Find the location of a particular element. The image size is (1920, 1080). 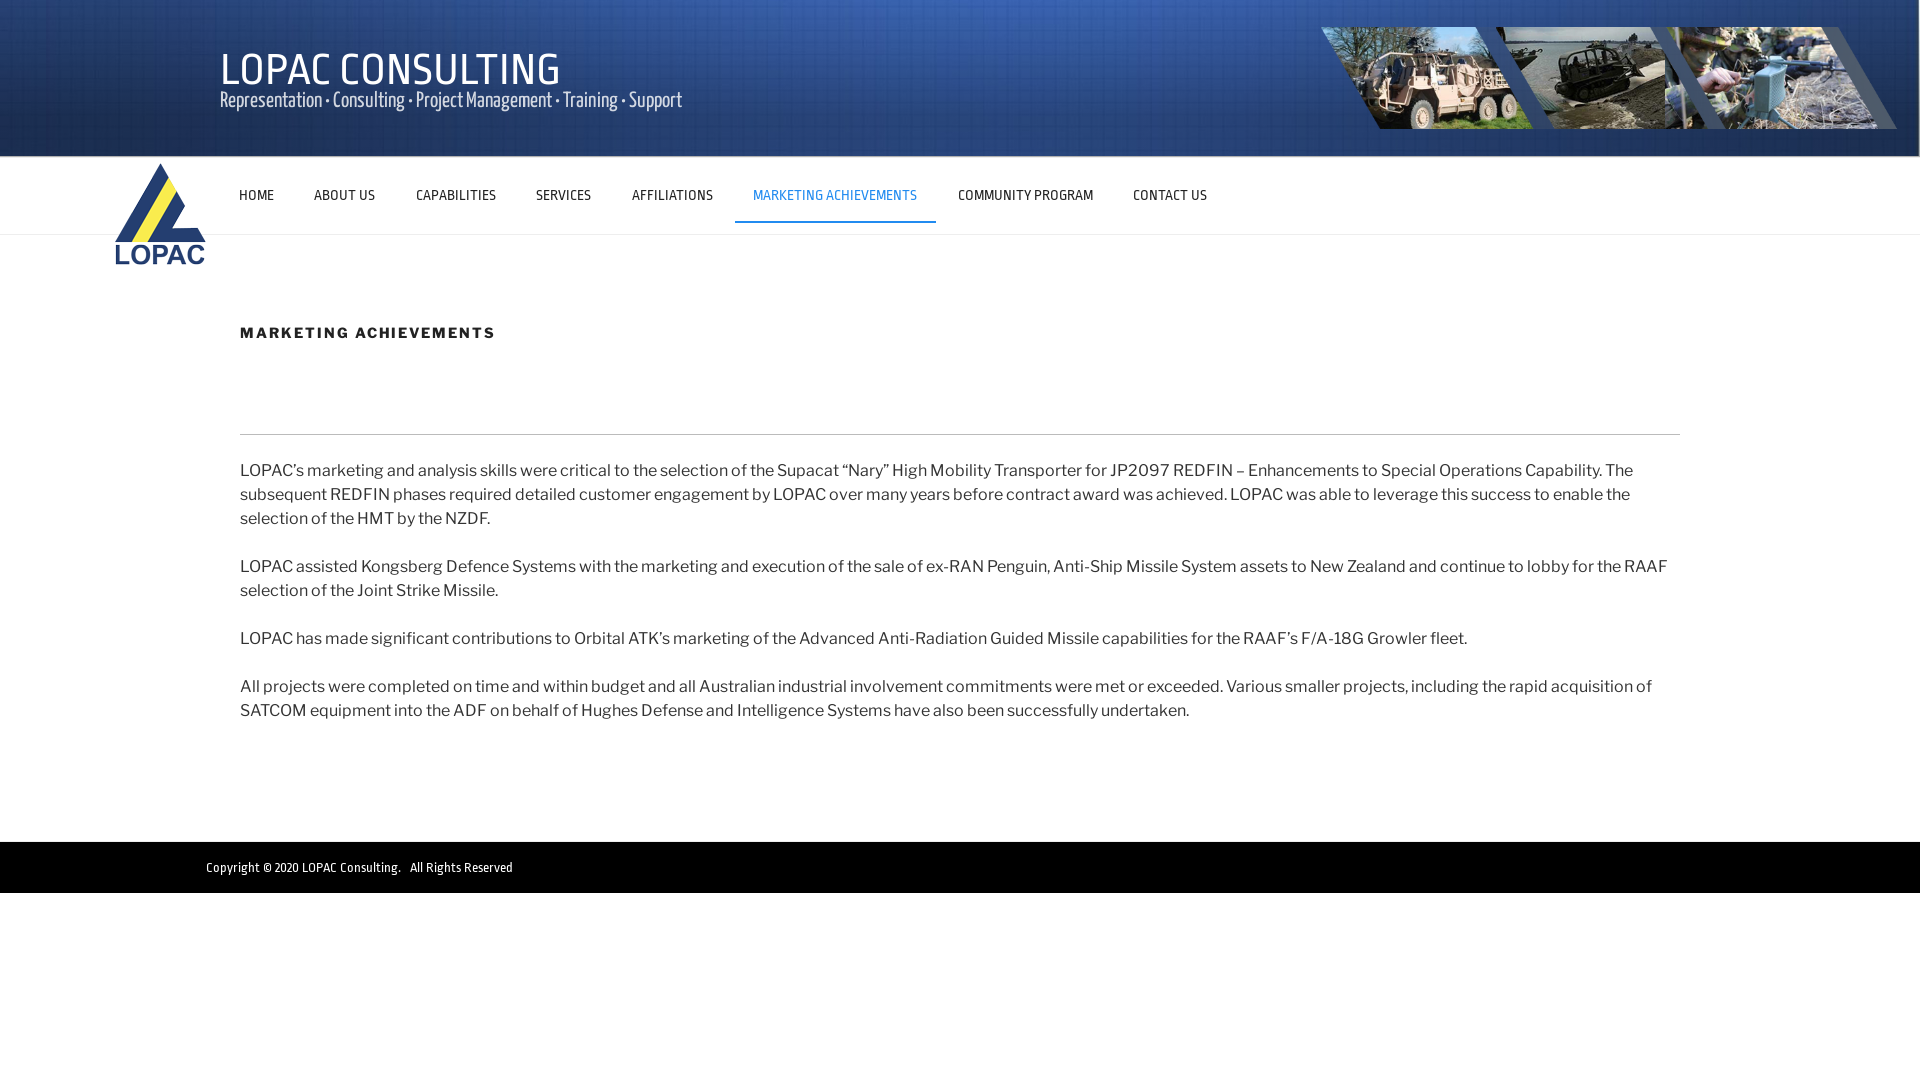

'SERVICES' is located at coordinates (563, 194).